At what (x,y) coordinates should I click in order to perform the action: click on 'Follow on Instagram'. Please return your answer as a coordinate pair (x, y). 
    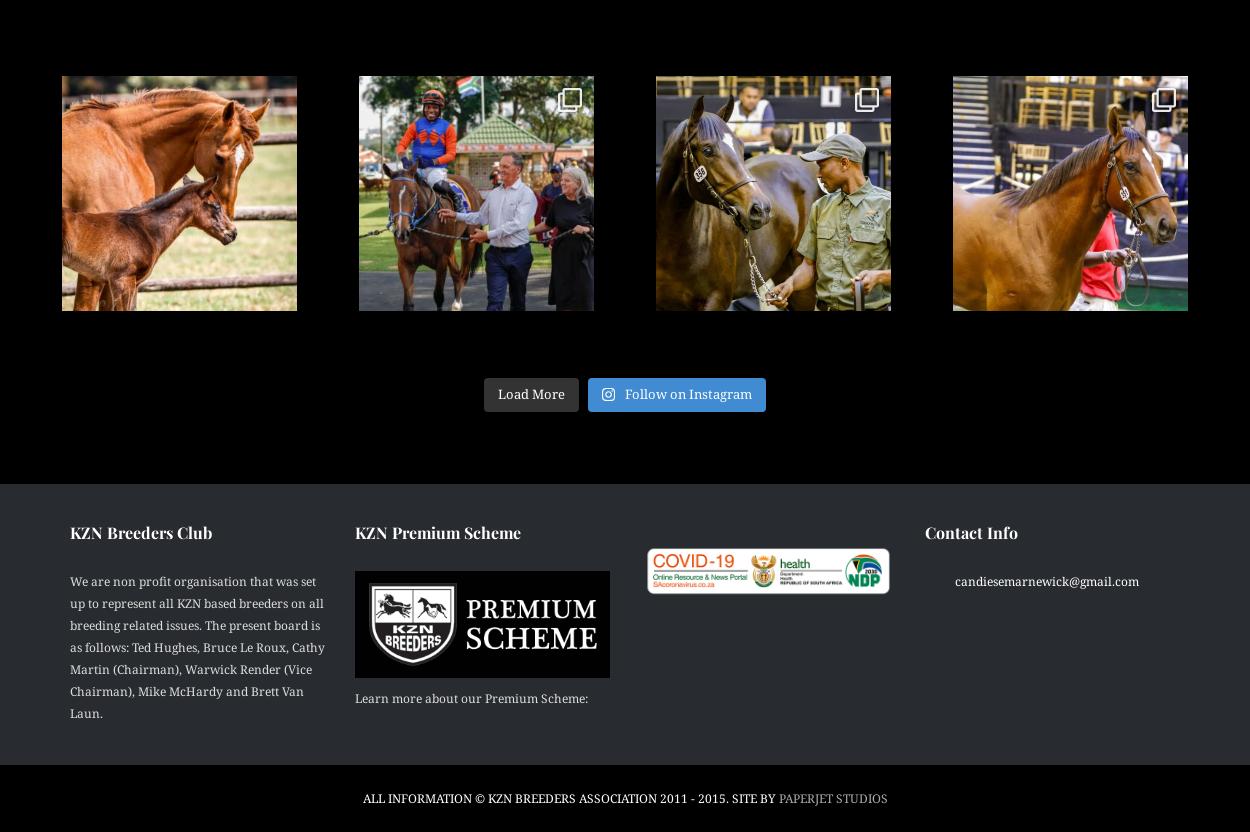
    Looking at the image, I should click on (688, 393).